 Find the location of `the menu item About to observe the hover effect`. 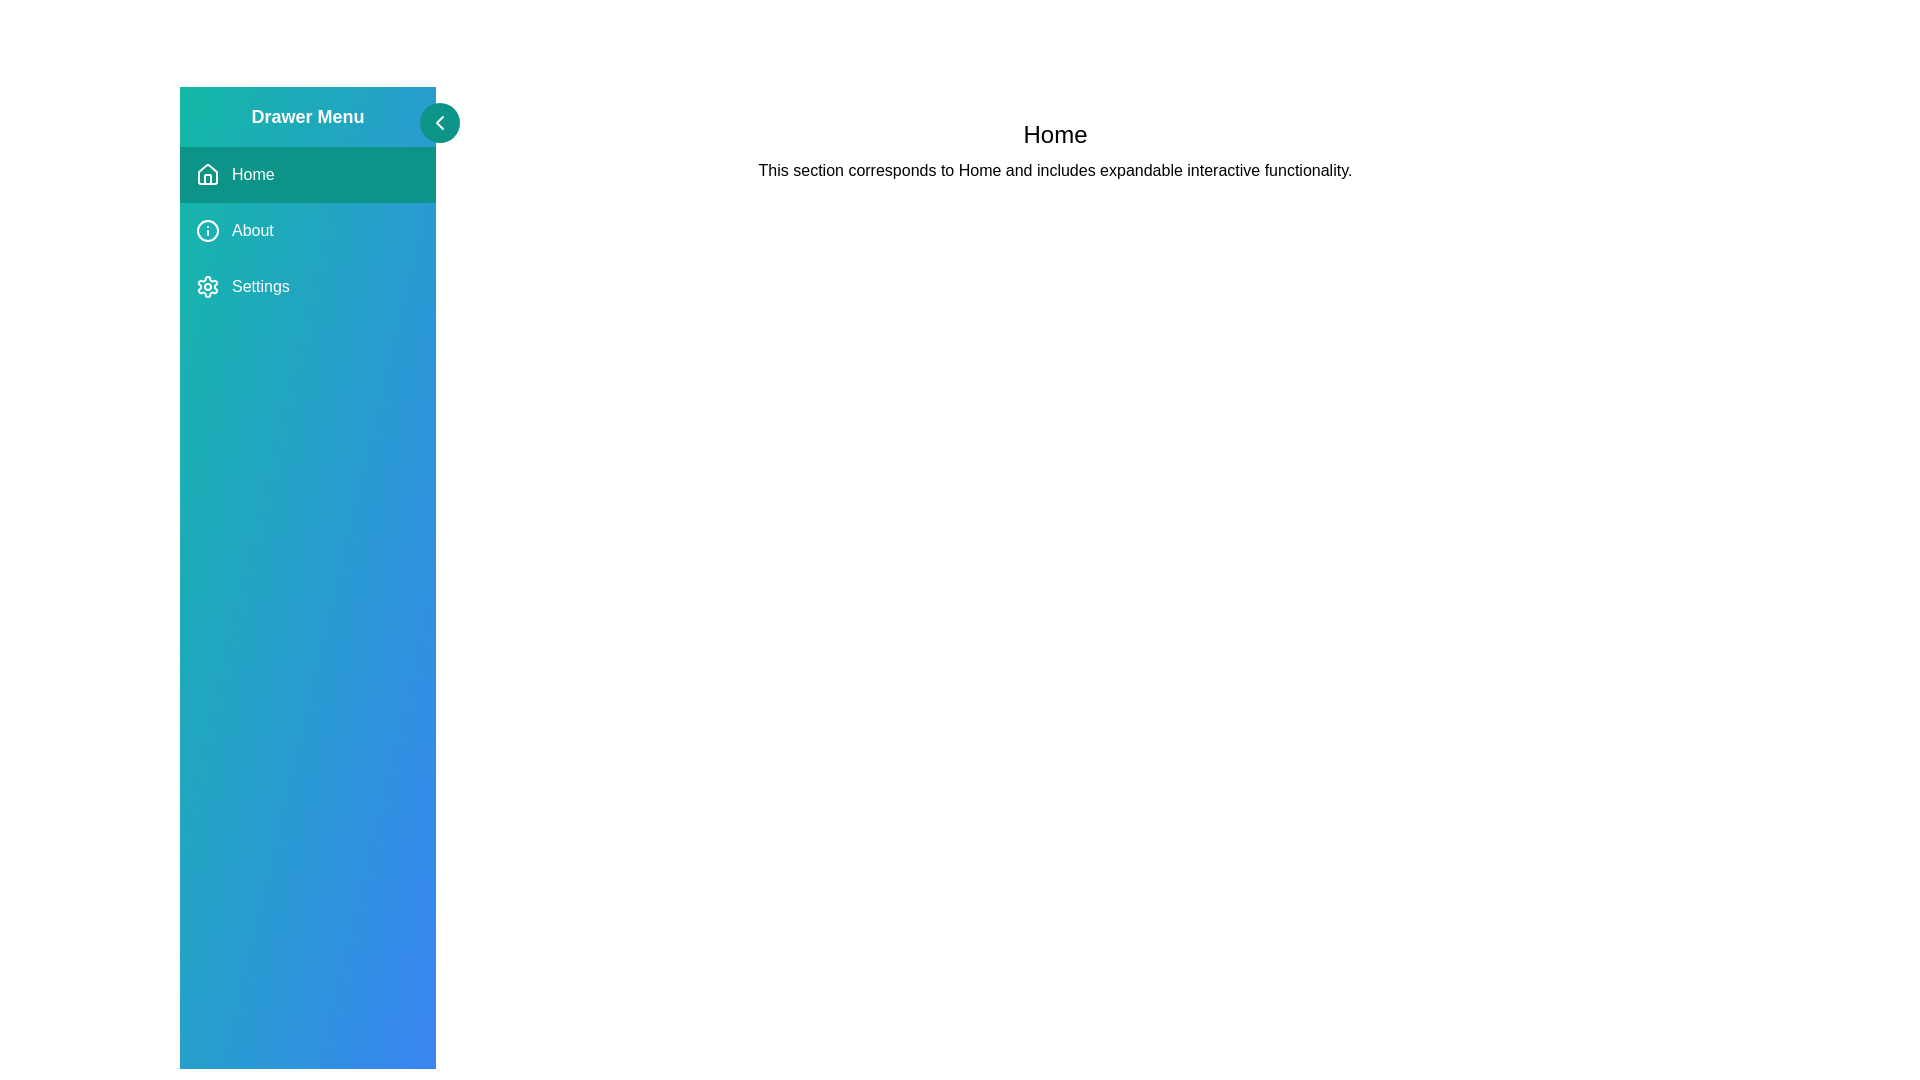

the menu item About to observe the hover effect is located at coordinates (306, 230).